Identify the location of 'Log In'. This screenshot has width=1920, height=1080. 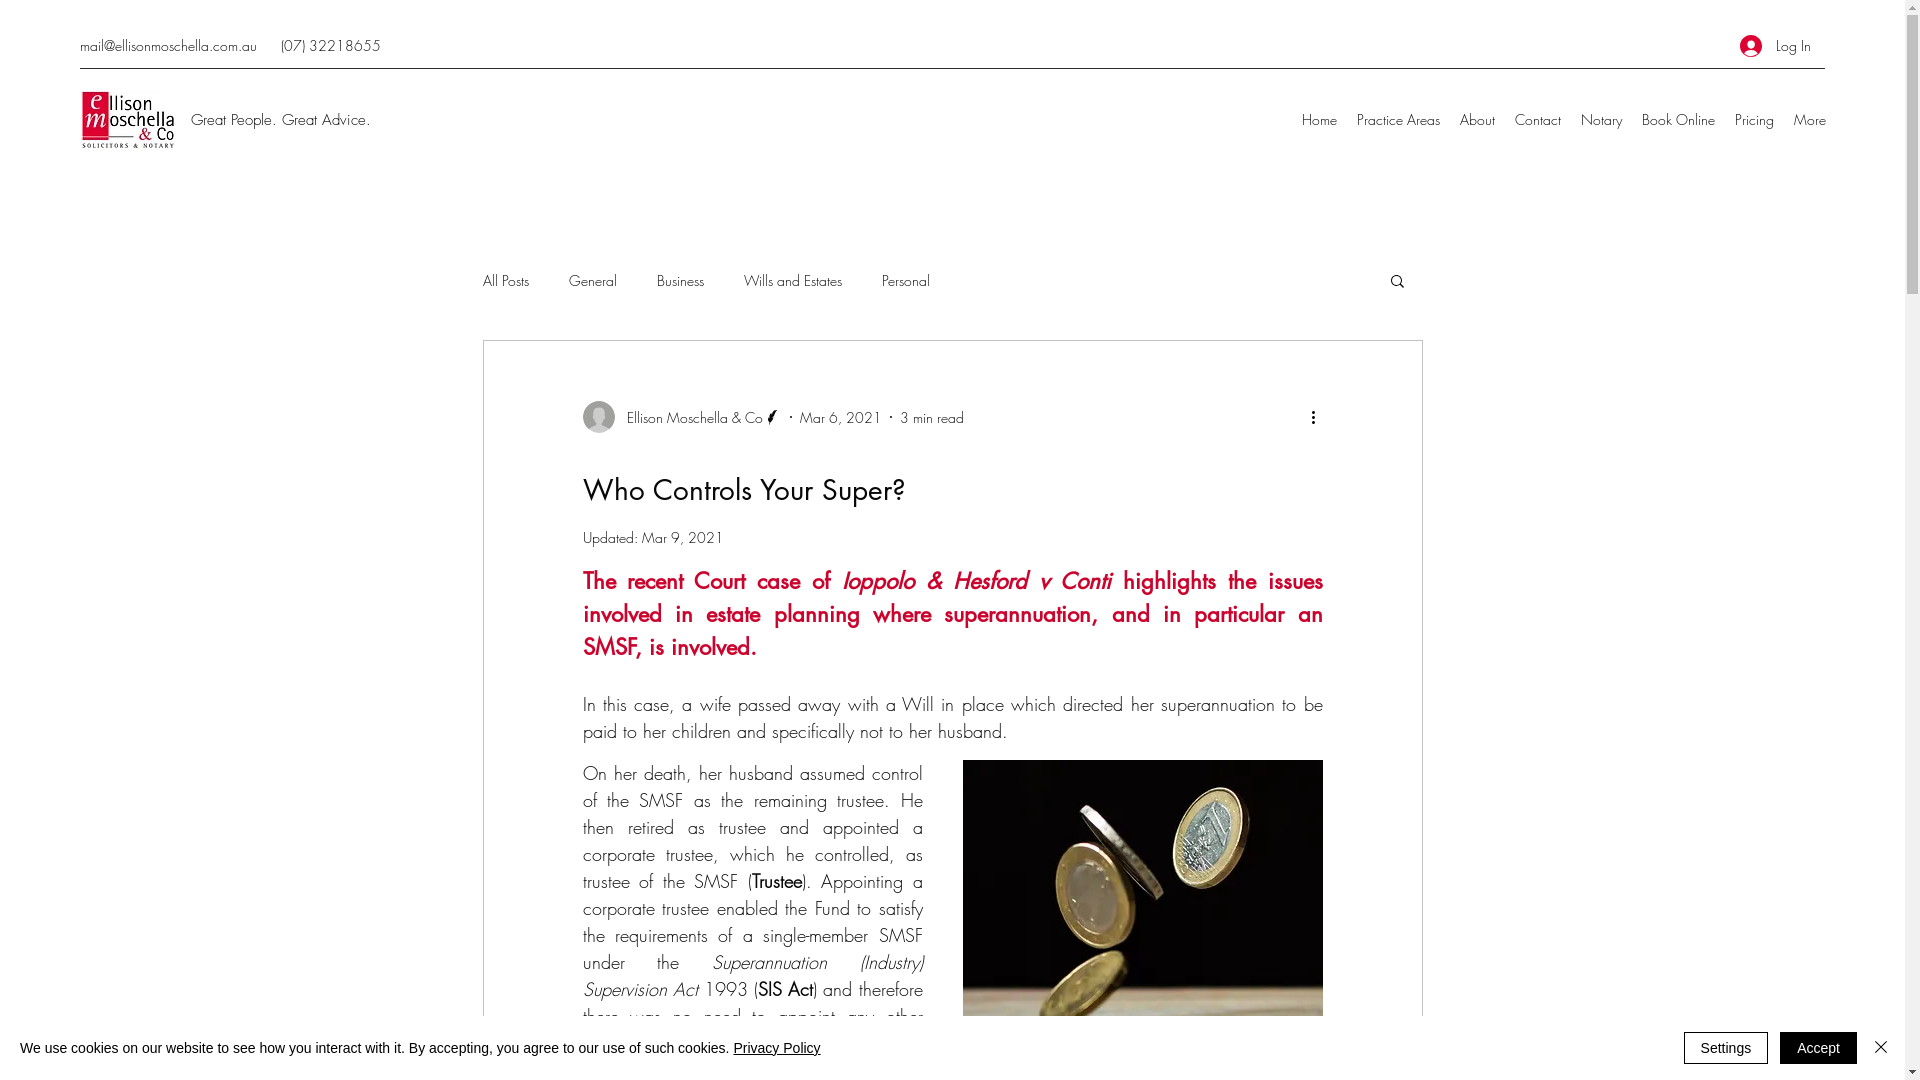
(1775, 45).